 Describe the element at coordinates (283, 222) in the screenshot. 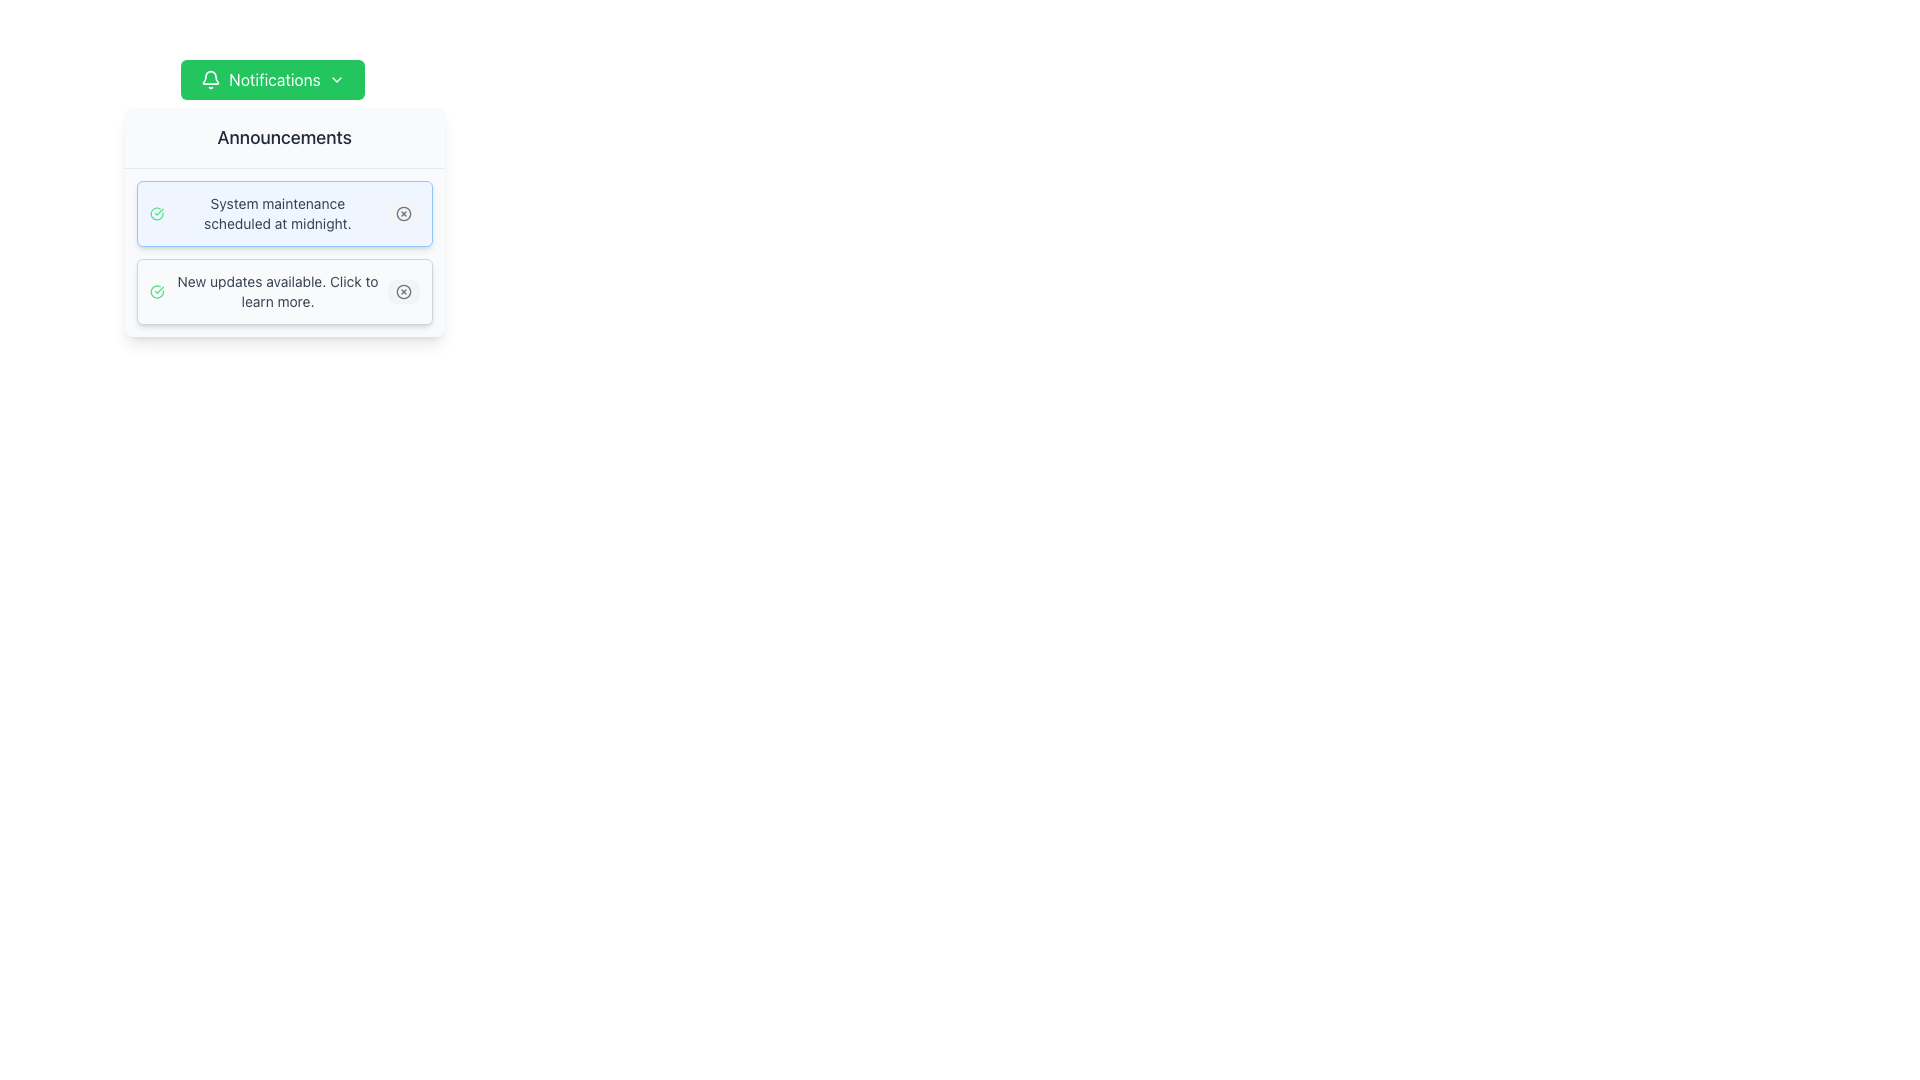

I see `text inside the notification panel titled 'Announcements' located in the top-right section of the interface below the 'Notifications' button` at that location.